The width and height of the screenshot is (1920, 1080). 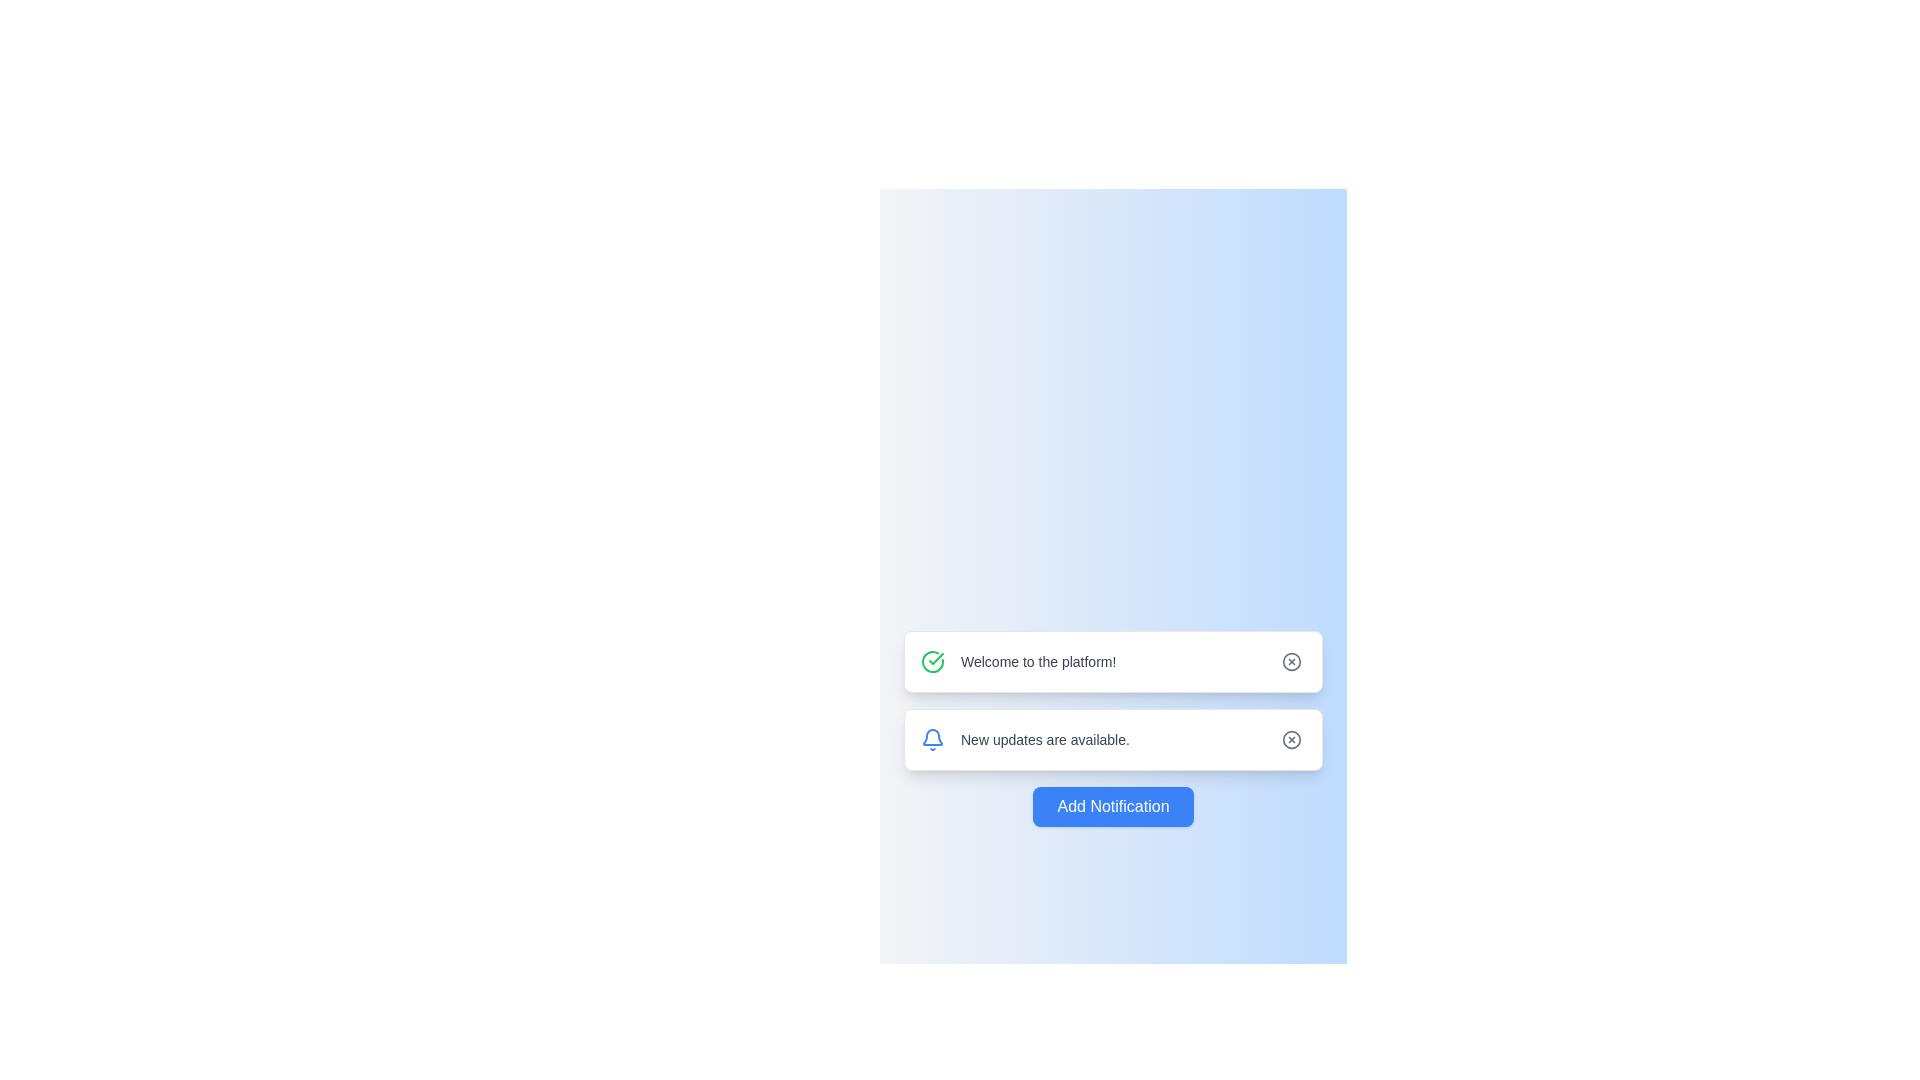 I want to click on the 'Add Notification' button to add a new notification, so click(x=1112, y=805).